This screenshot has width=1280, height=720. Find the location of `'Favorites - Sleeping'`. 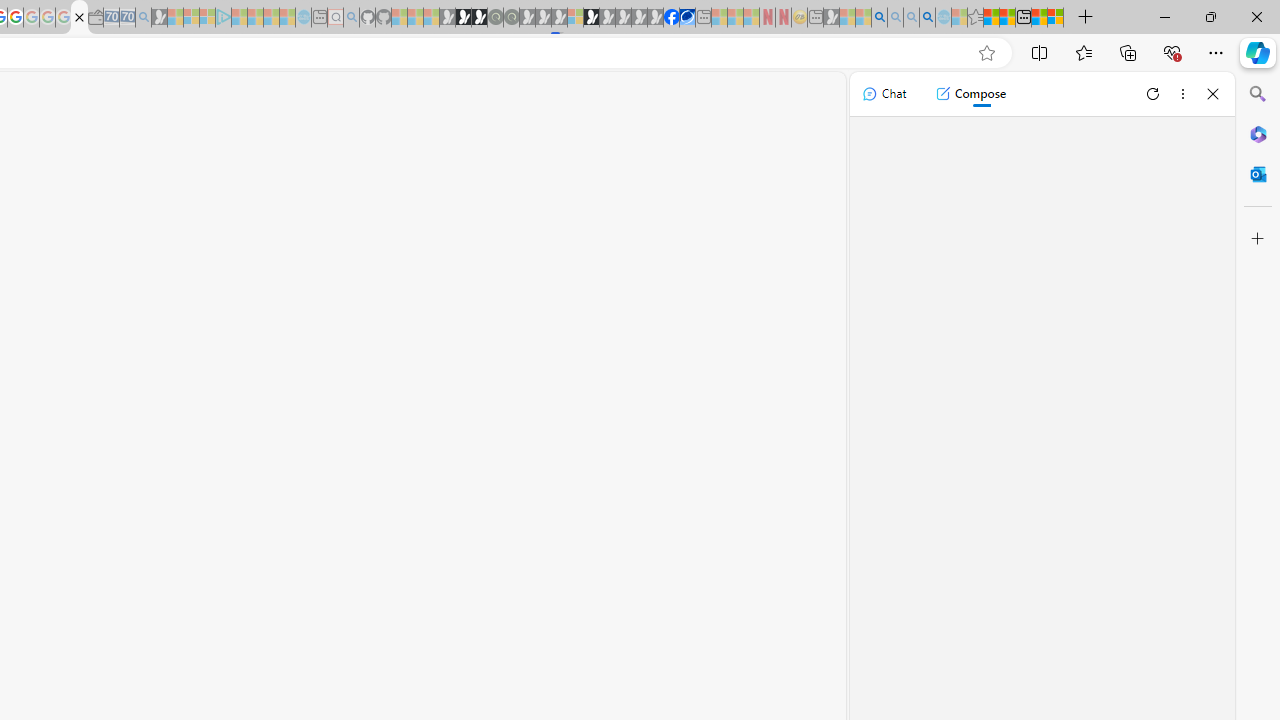

'Favorites - Sleeping' is located at coordinates (975, 17).